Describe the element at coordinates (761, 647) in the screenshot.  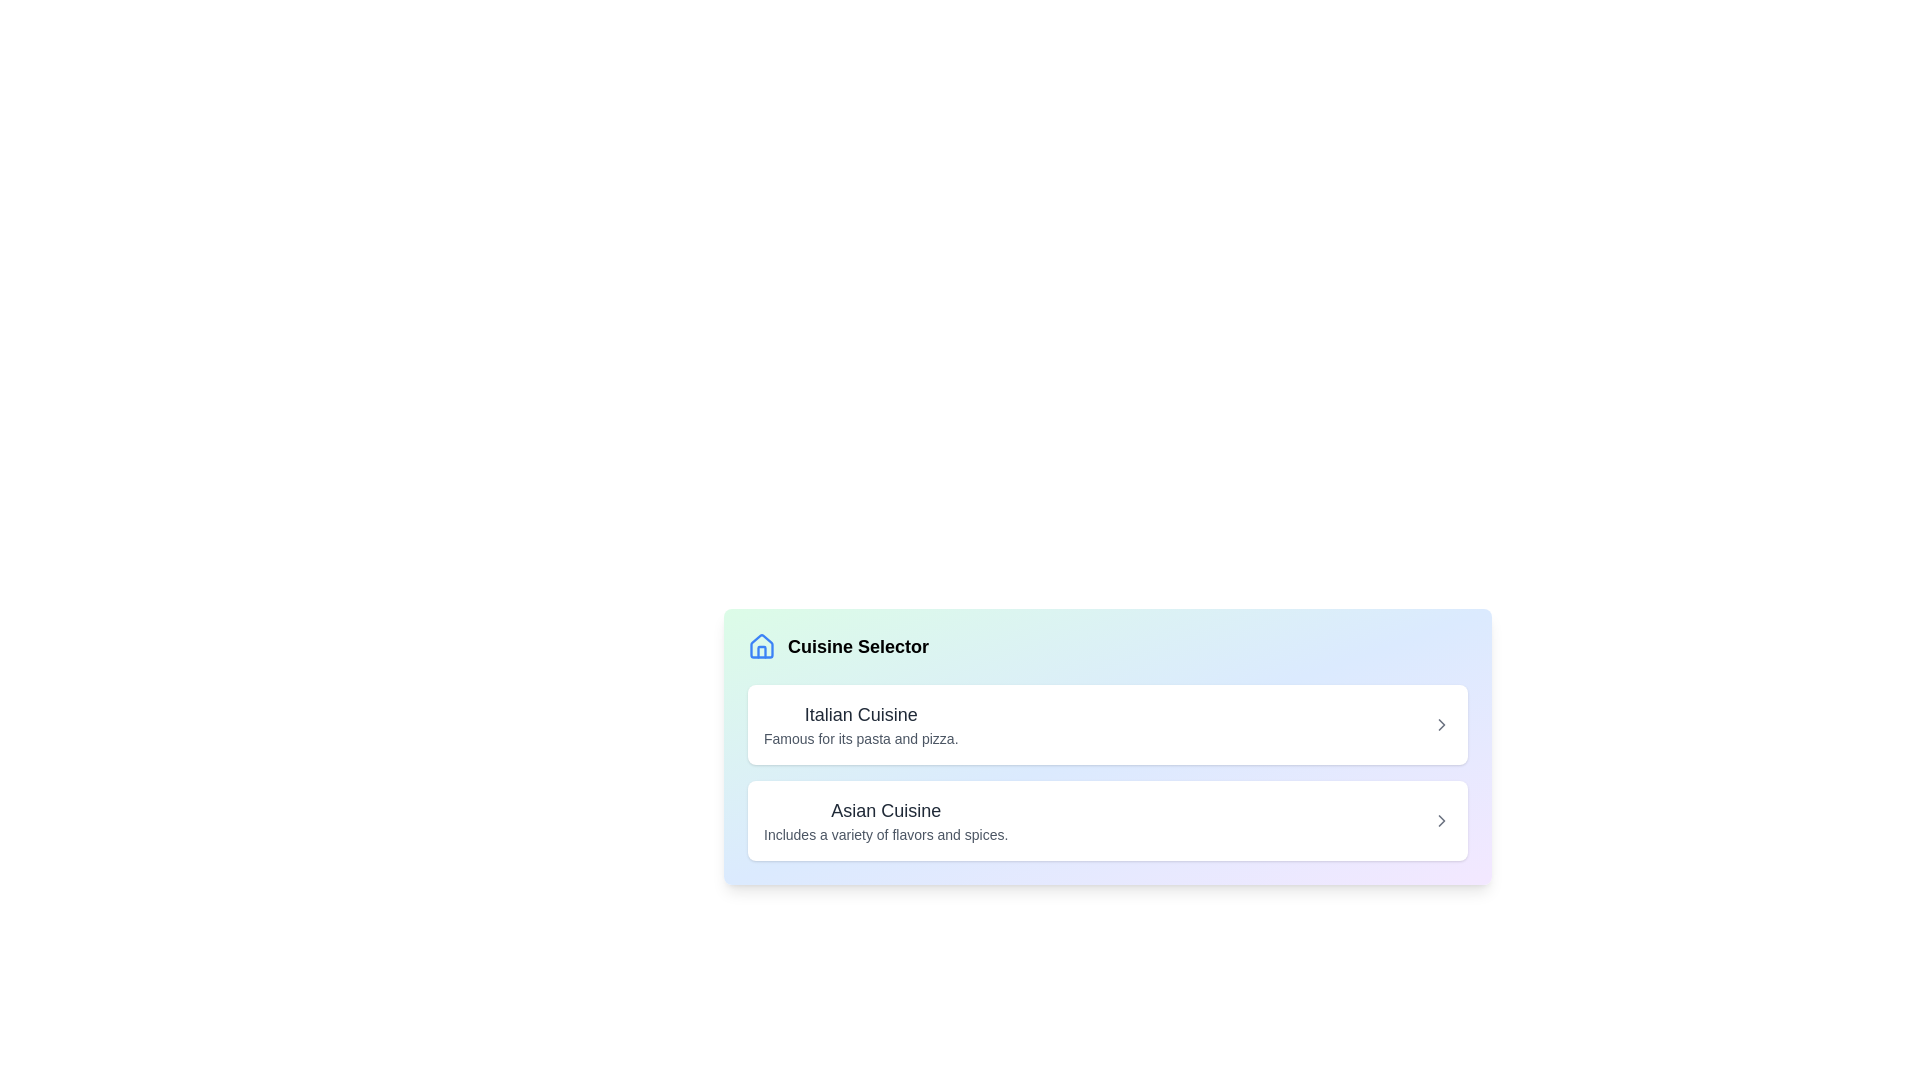
I see `the icon associated with the 'Cuisine Selector' title, located at the top-left corner of the content section` at that location.